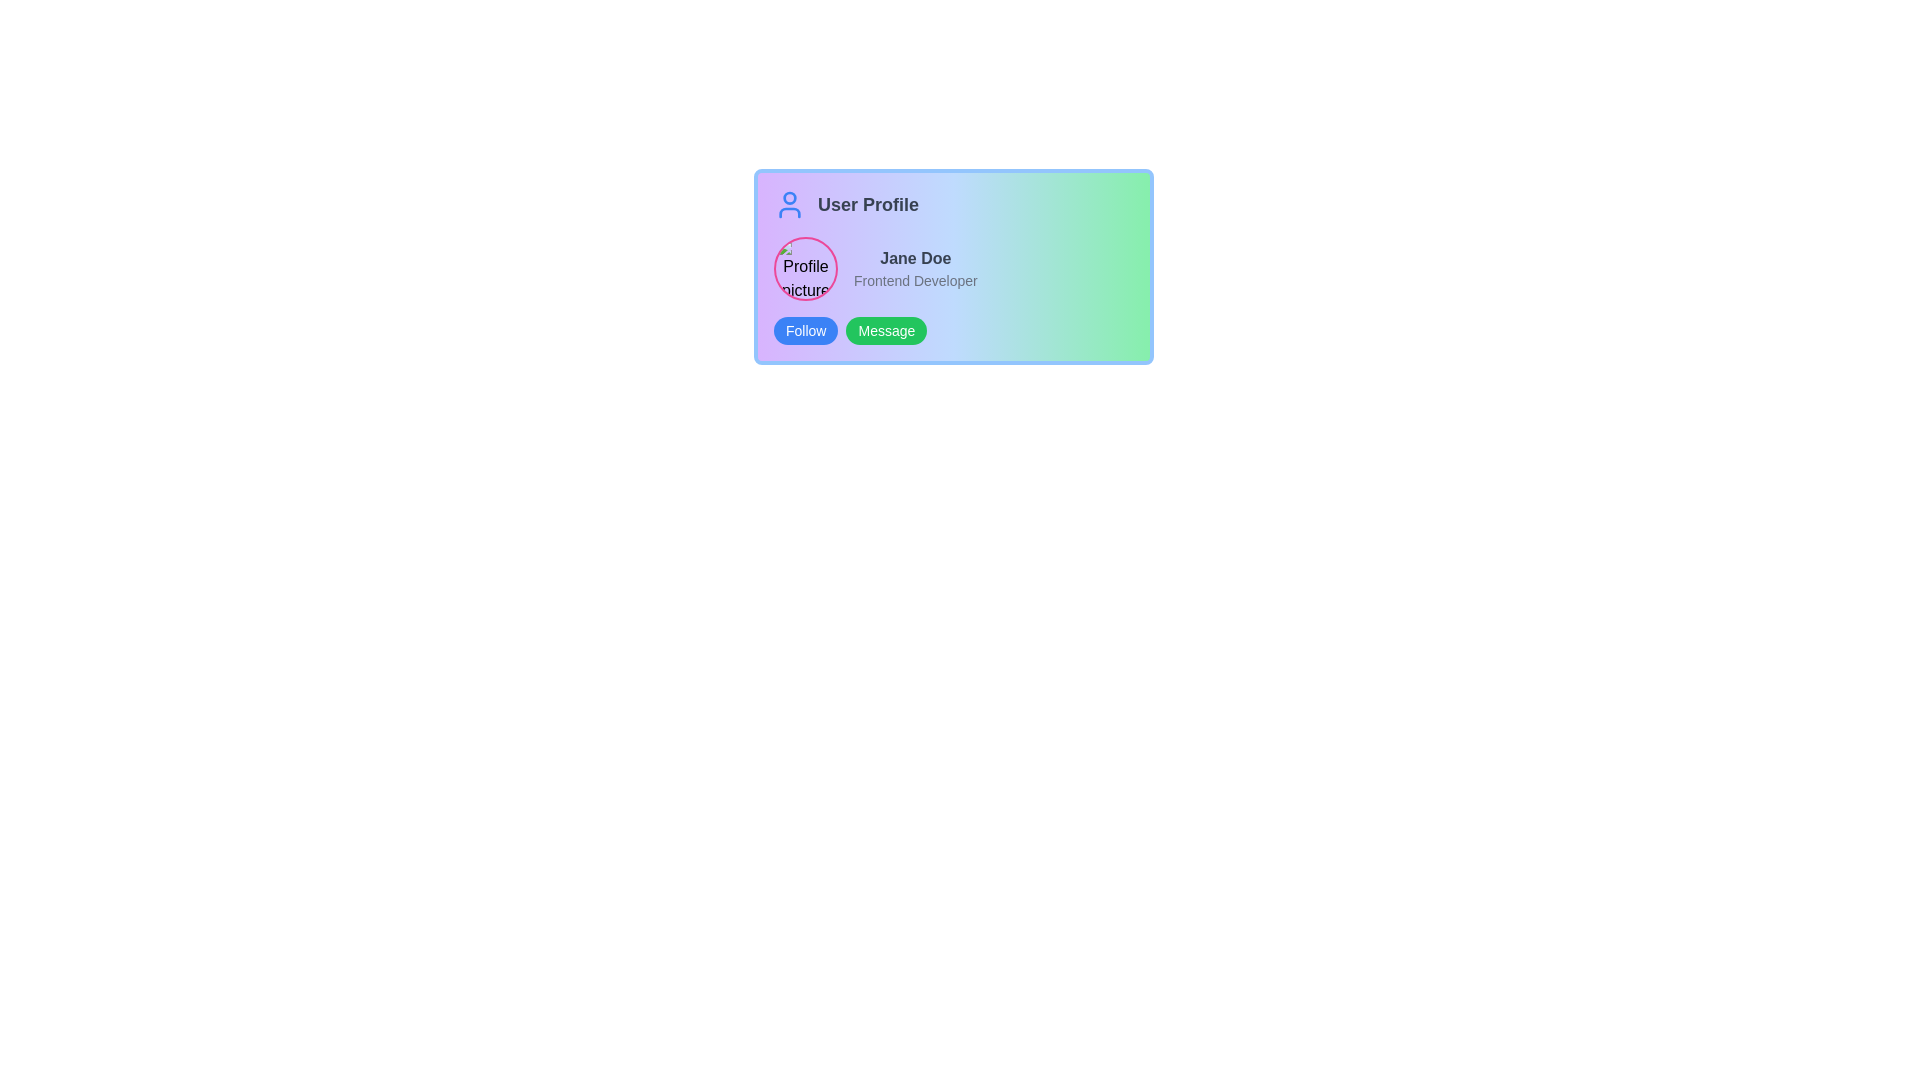 The image size is (1920, 1080). I want to click on the decorative circle element representing the user's head within the user profile icon, located at the upper-center area just above the torso representation, so click(789, 197).